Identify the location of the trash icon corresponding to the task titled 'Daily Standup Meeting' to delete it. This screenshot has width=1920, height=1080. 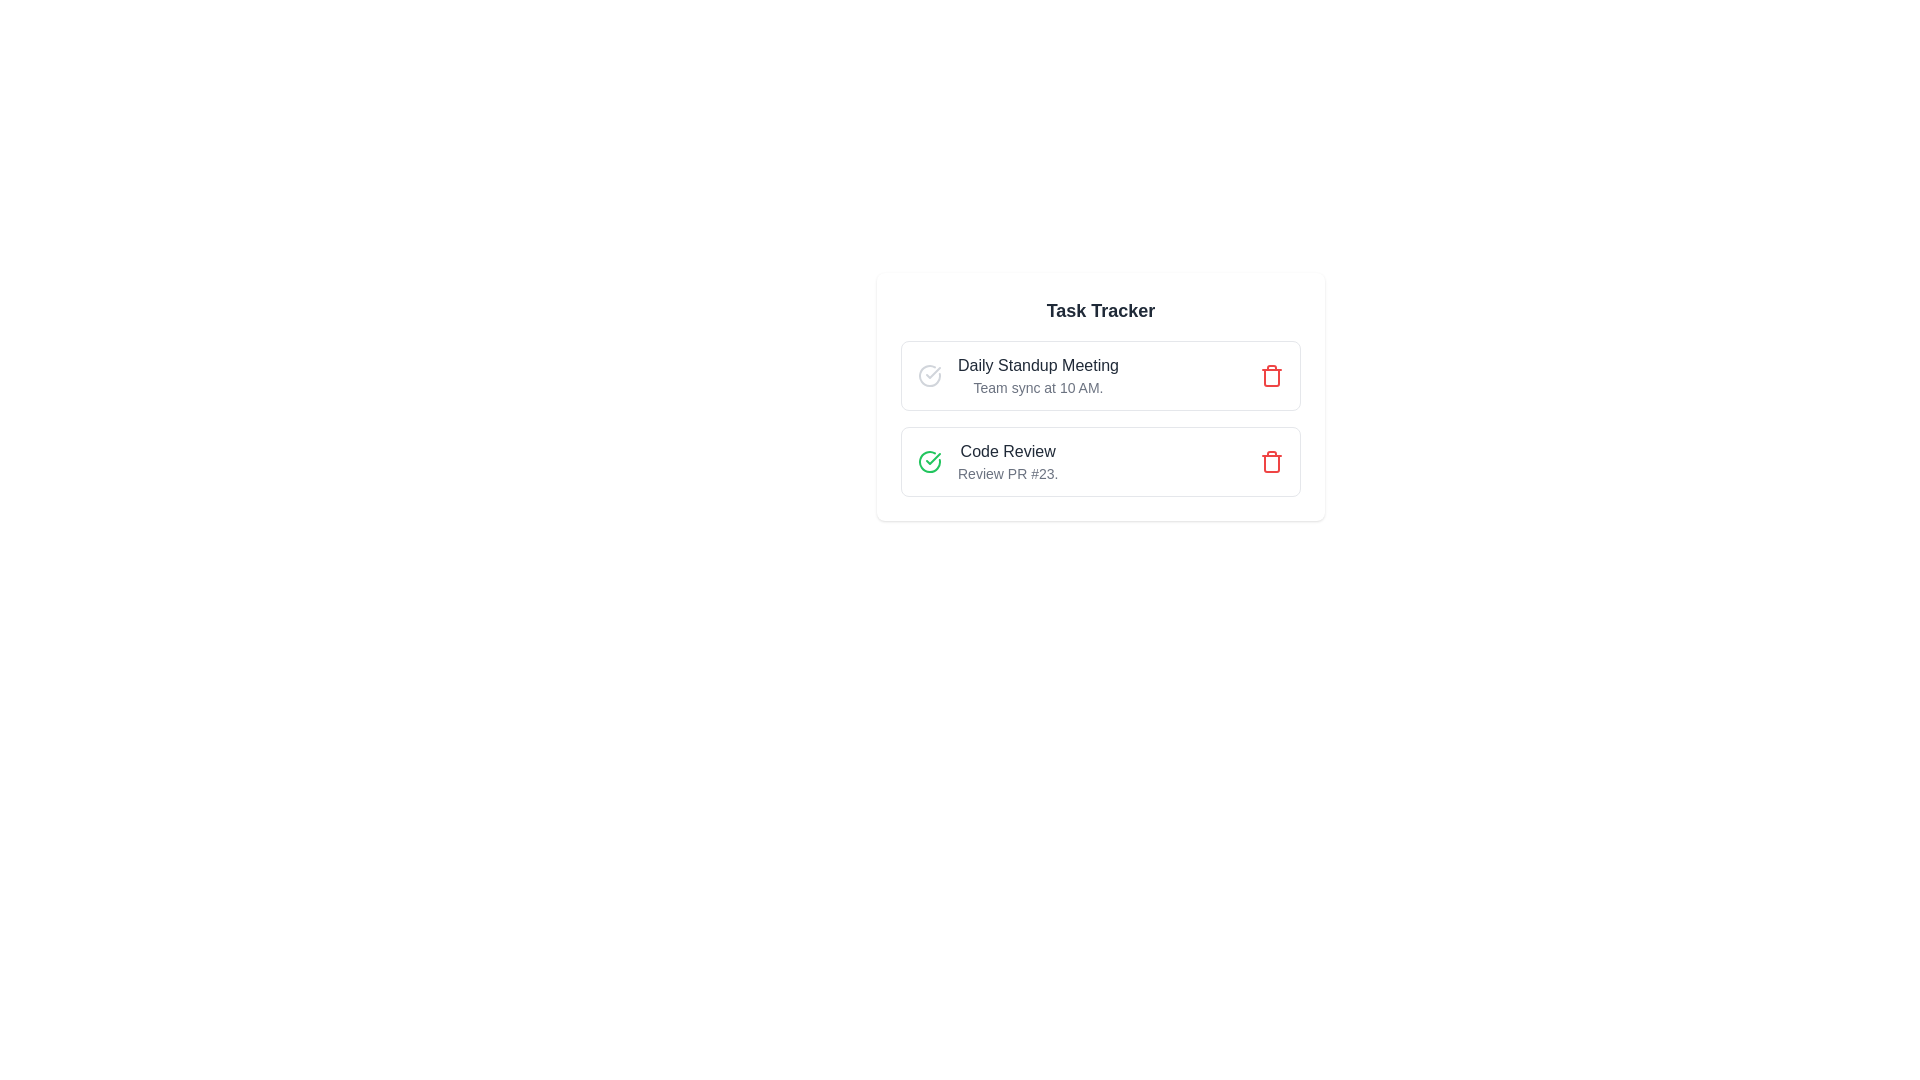
(1271, 375).